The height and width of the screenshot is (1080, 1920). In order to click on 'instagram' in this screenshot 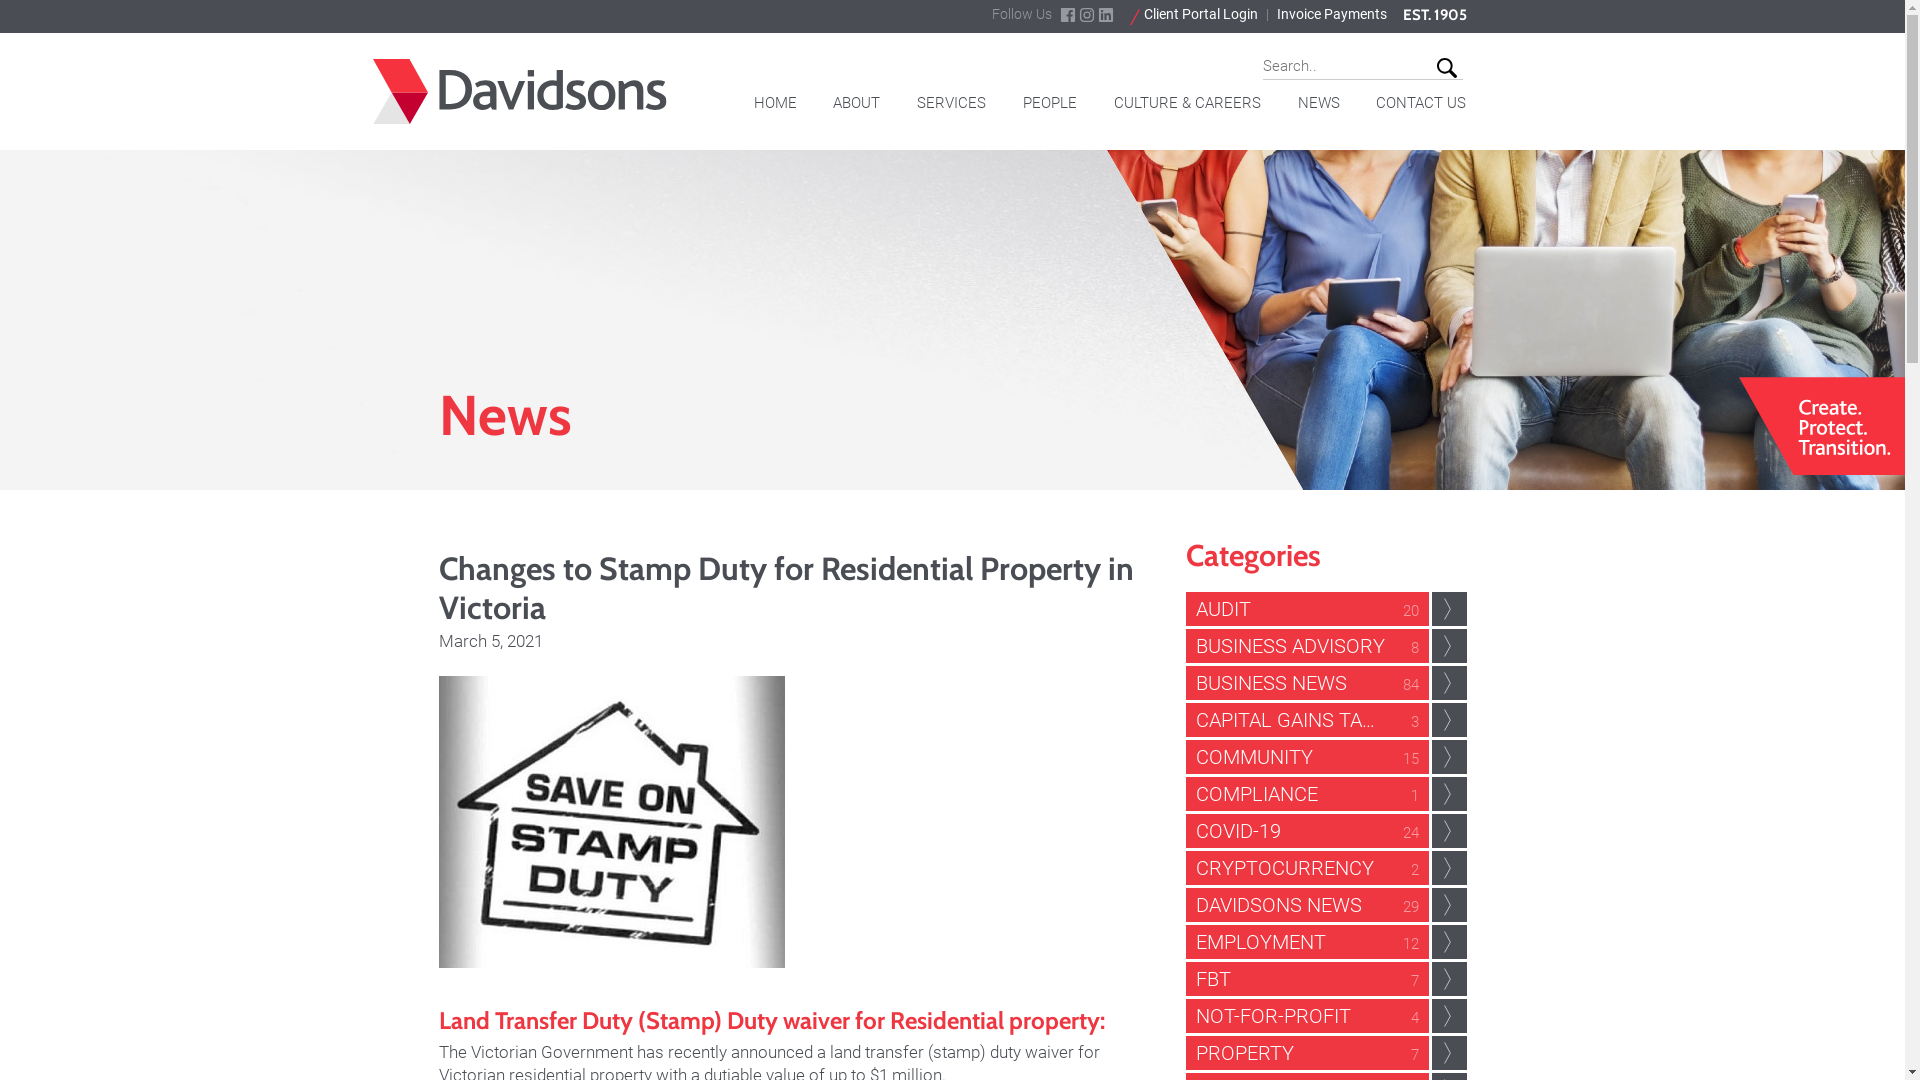, I will do `click(1085, 15)`.